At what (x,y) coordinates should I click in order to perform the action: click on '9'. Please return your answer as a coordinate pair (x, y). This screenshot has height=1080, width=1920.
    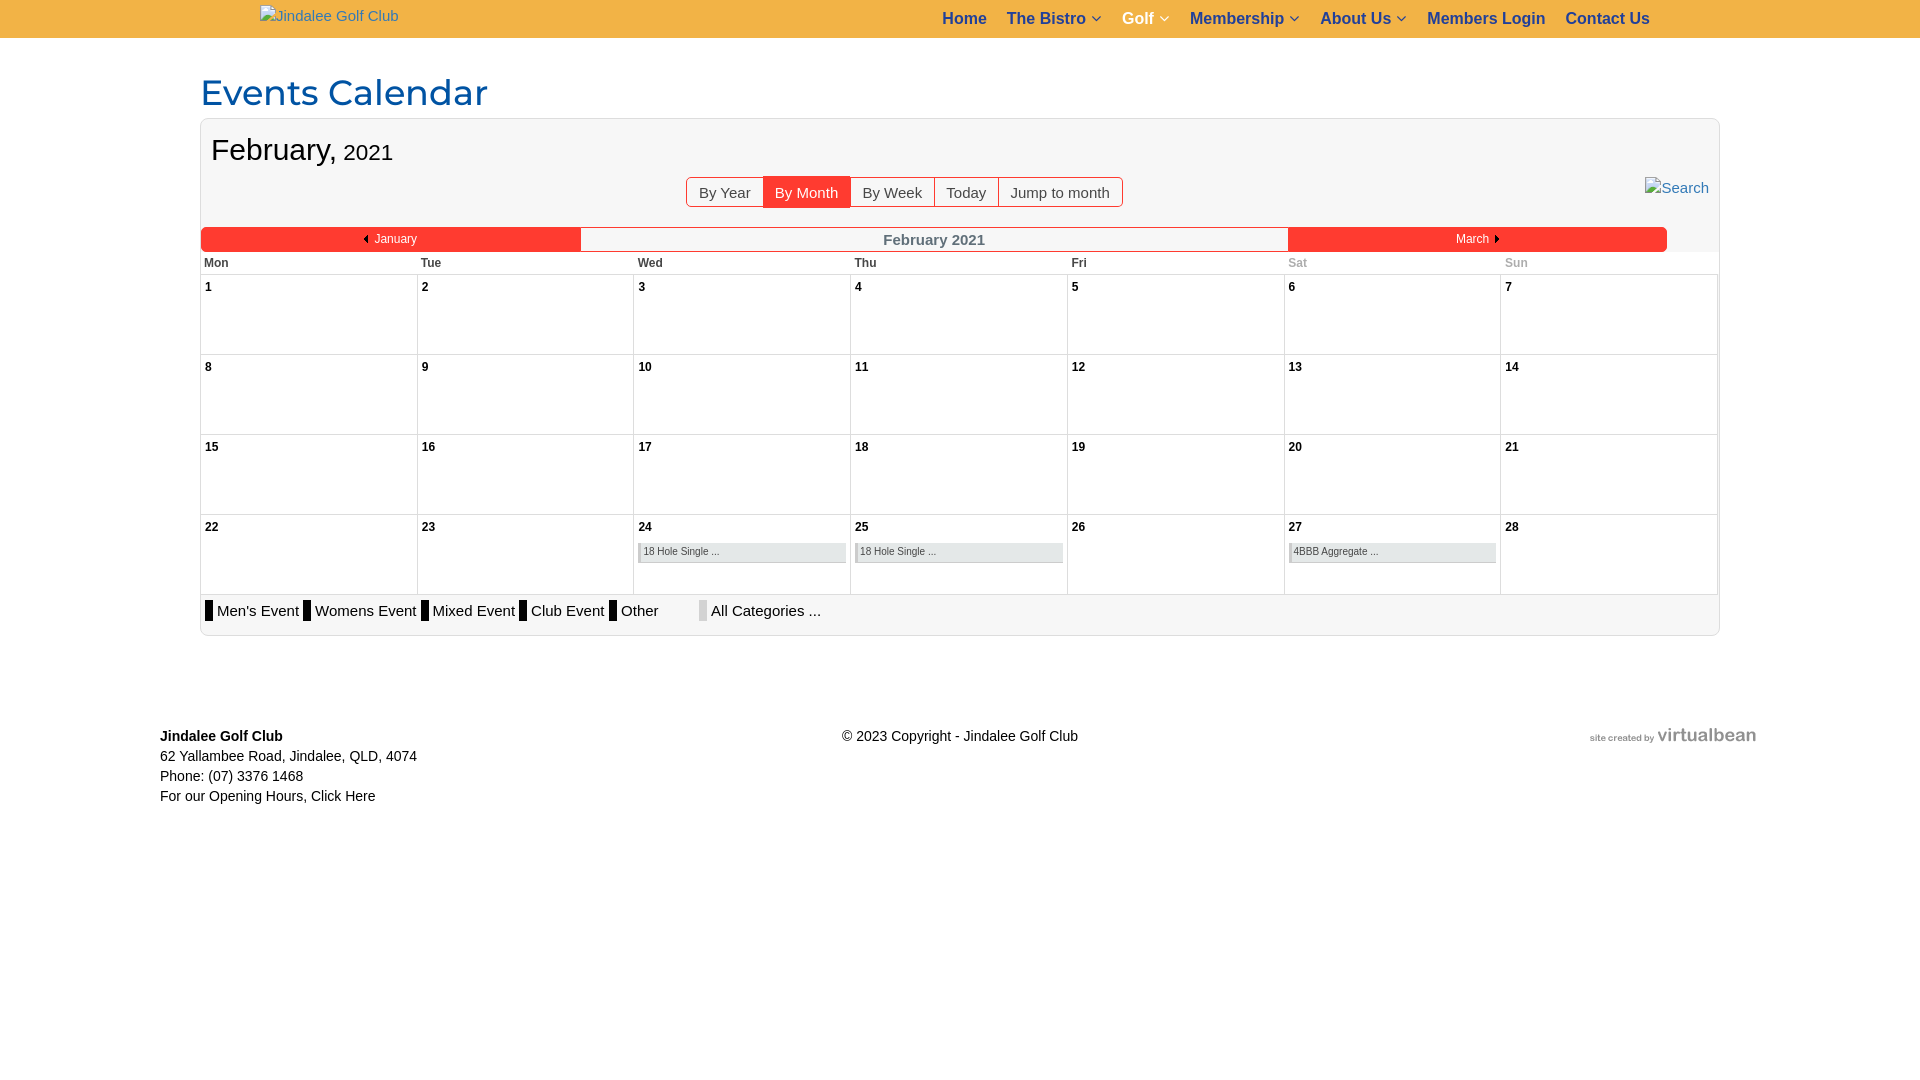
    Looking at the image, I should click on (424, 366).